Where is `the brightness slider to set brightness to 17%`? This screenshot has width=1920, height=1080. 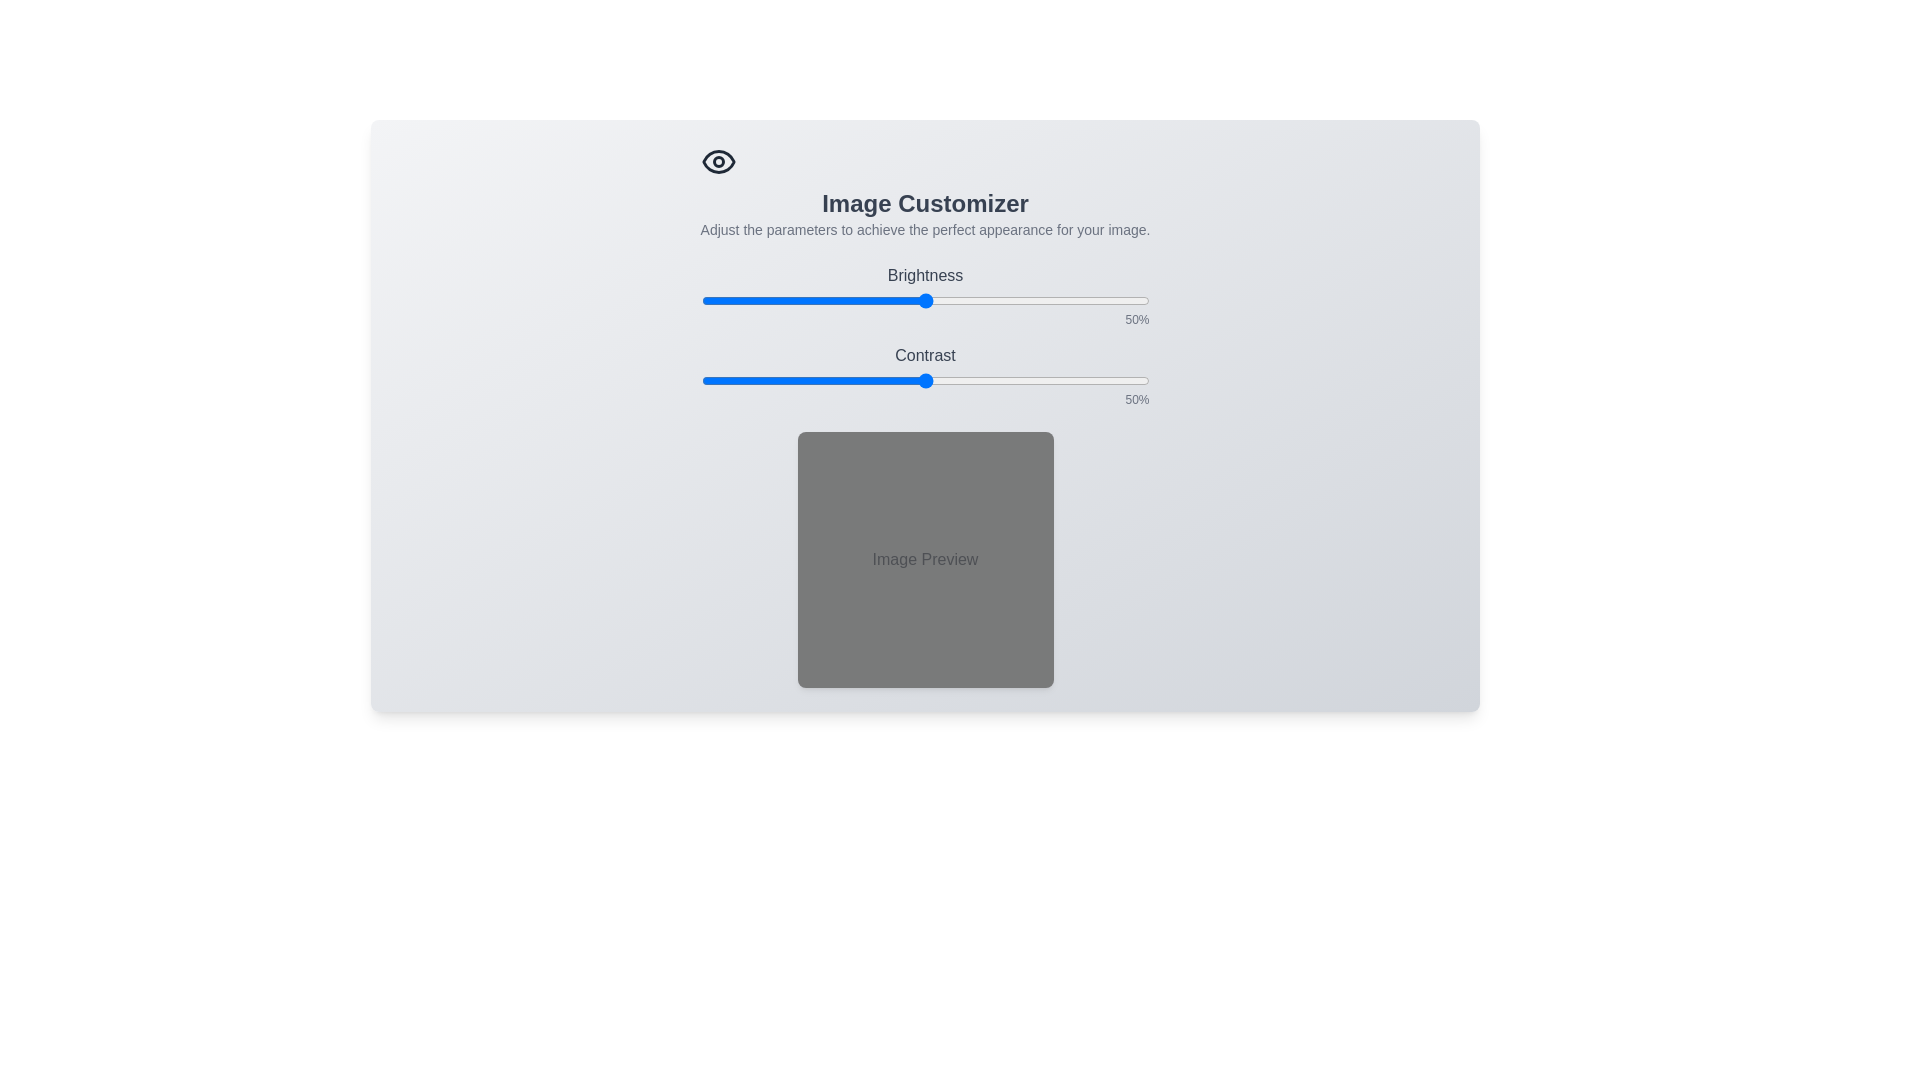
the brightness slider to set brightness to 17% is located at coordinates (776, 300).